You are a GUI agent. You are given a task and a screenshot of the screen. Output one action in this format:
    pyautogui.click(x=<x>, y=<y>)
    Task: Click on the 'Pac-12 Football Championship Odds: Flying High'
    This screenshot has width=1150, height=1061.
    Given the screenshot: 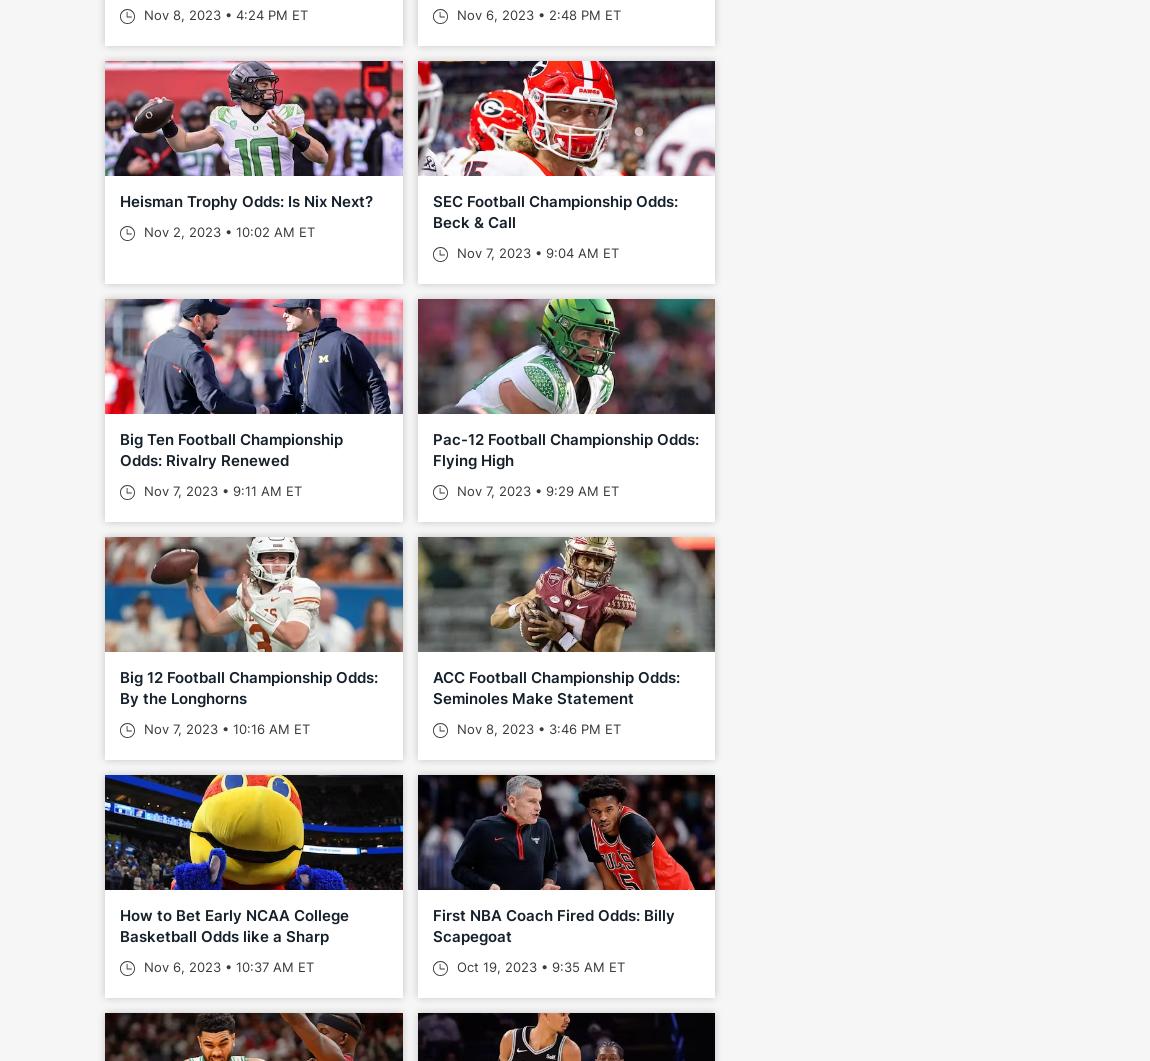 What is the action you would take?
    pyautogui.click(x=564, y=449)
    